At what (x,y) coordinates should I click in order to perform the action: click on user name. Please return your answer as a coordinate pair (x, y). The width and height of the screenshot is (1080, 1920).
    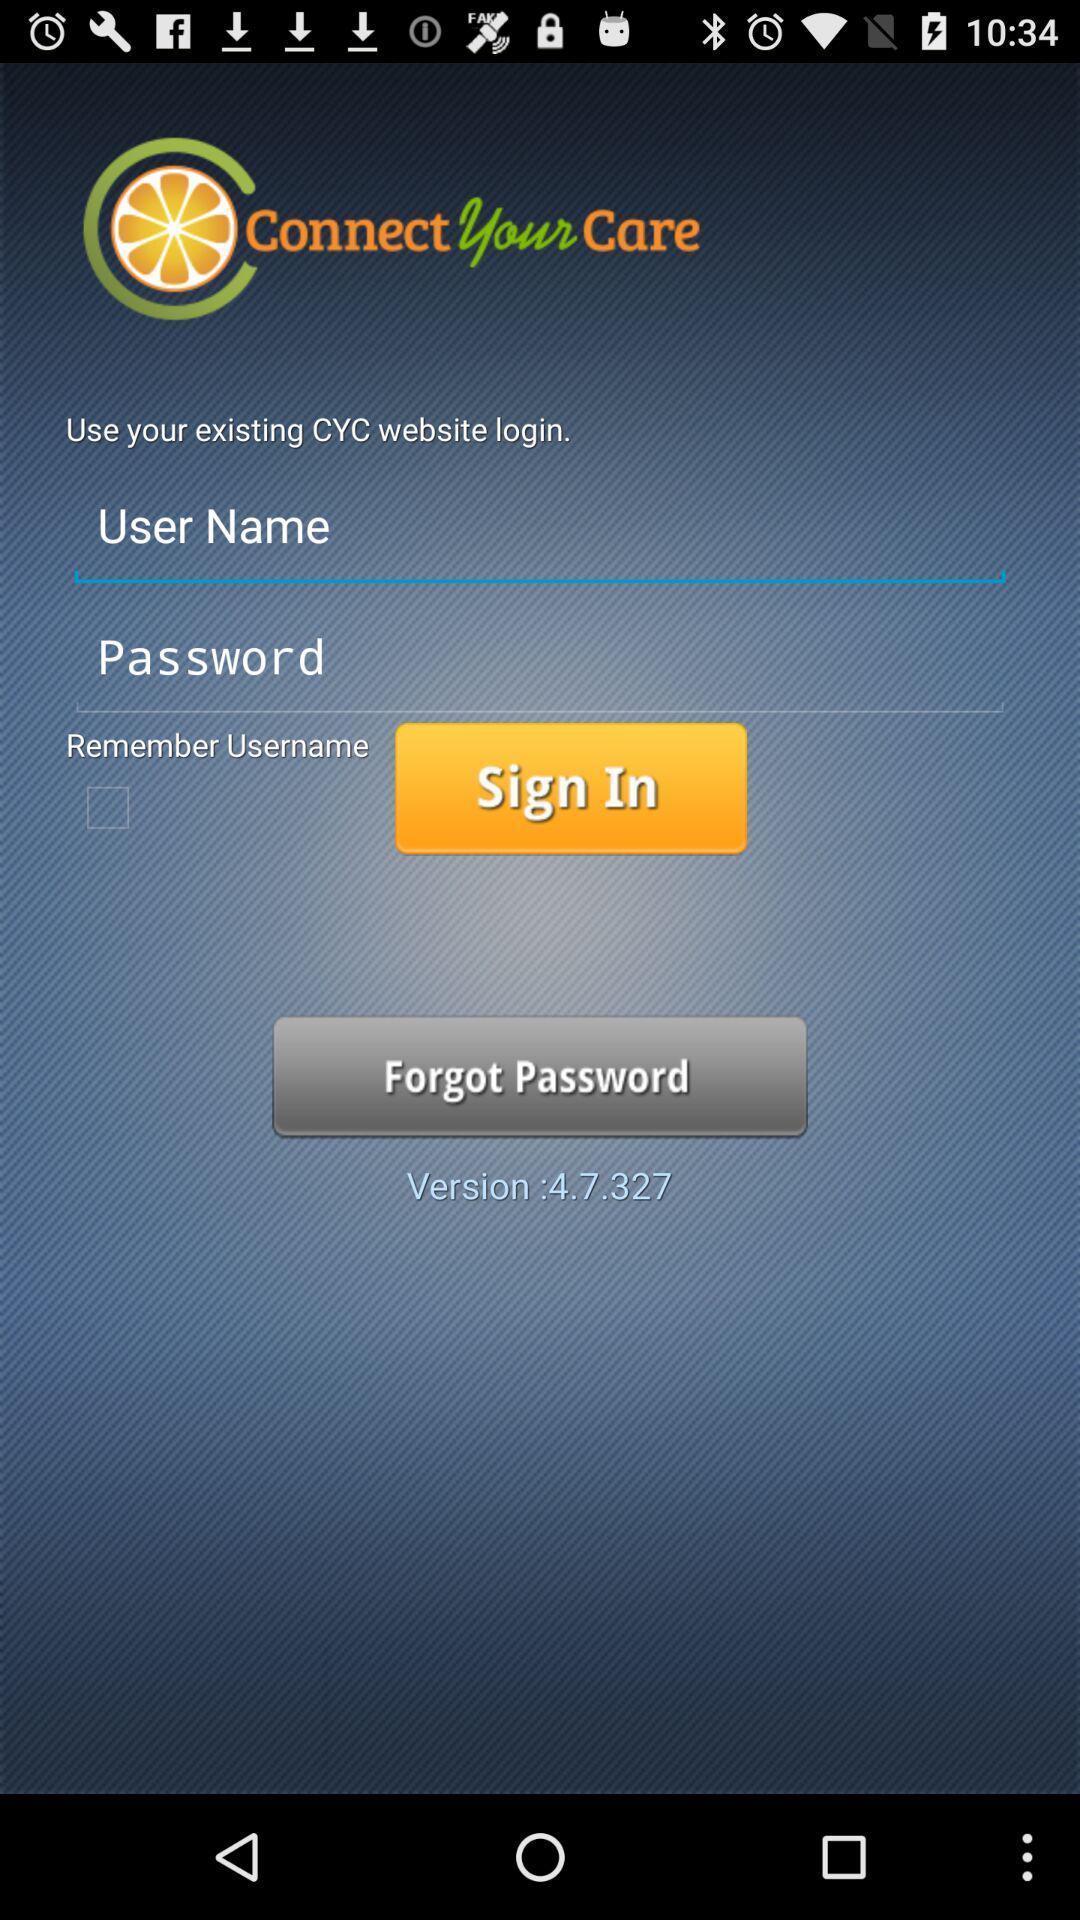
    Looking at the image, I should click on (540, 526).